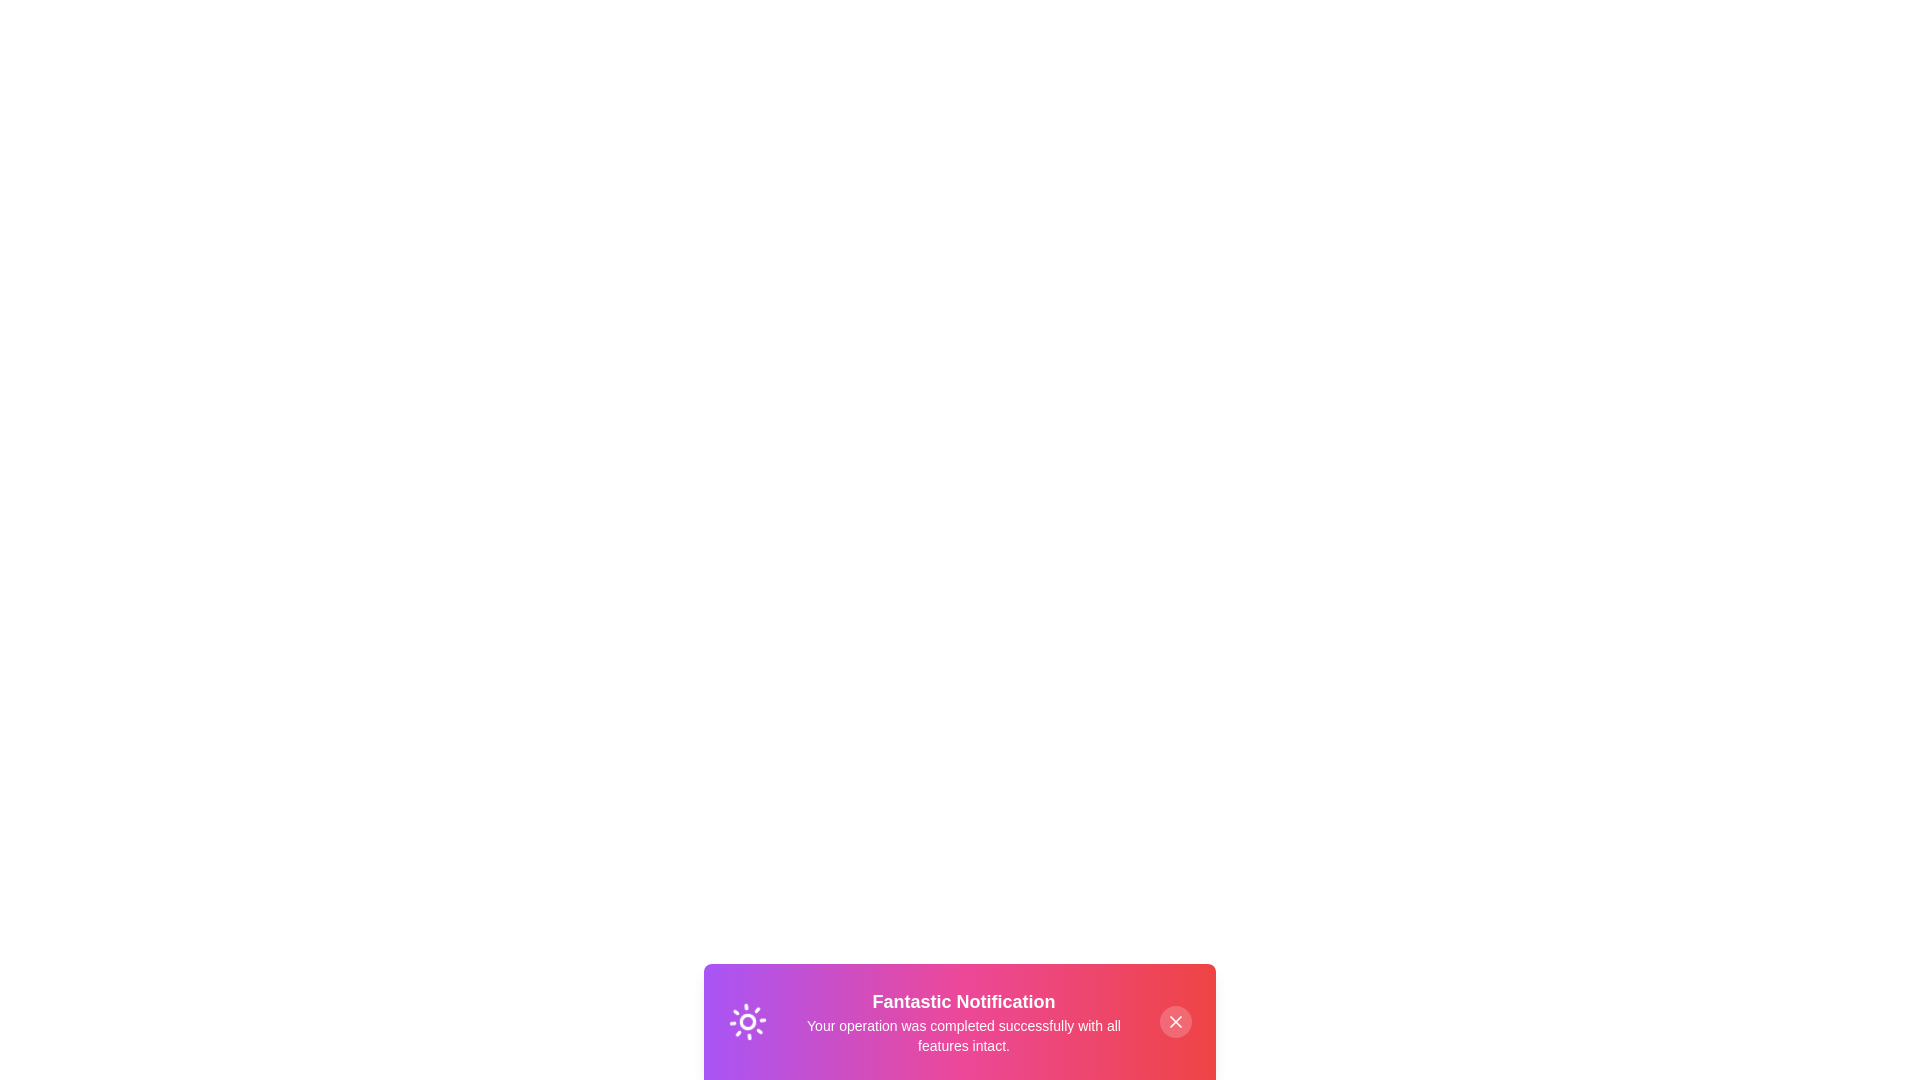 The height and width of the screenshot is (1080, 1920). Describe the element at coordinates (1176, 1022) in the screenshot. I see `the close button to observe the hover state change` at that location.